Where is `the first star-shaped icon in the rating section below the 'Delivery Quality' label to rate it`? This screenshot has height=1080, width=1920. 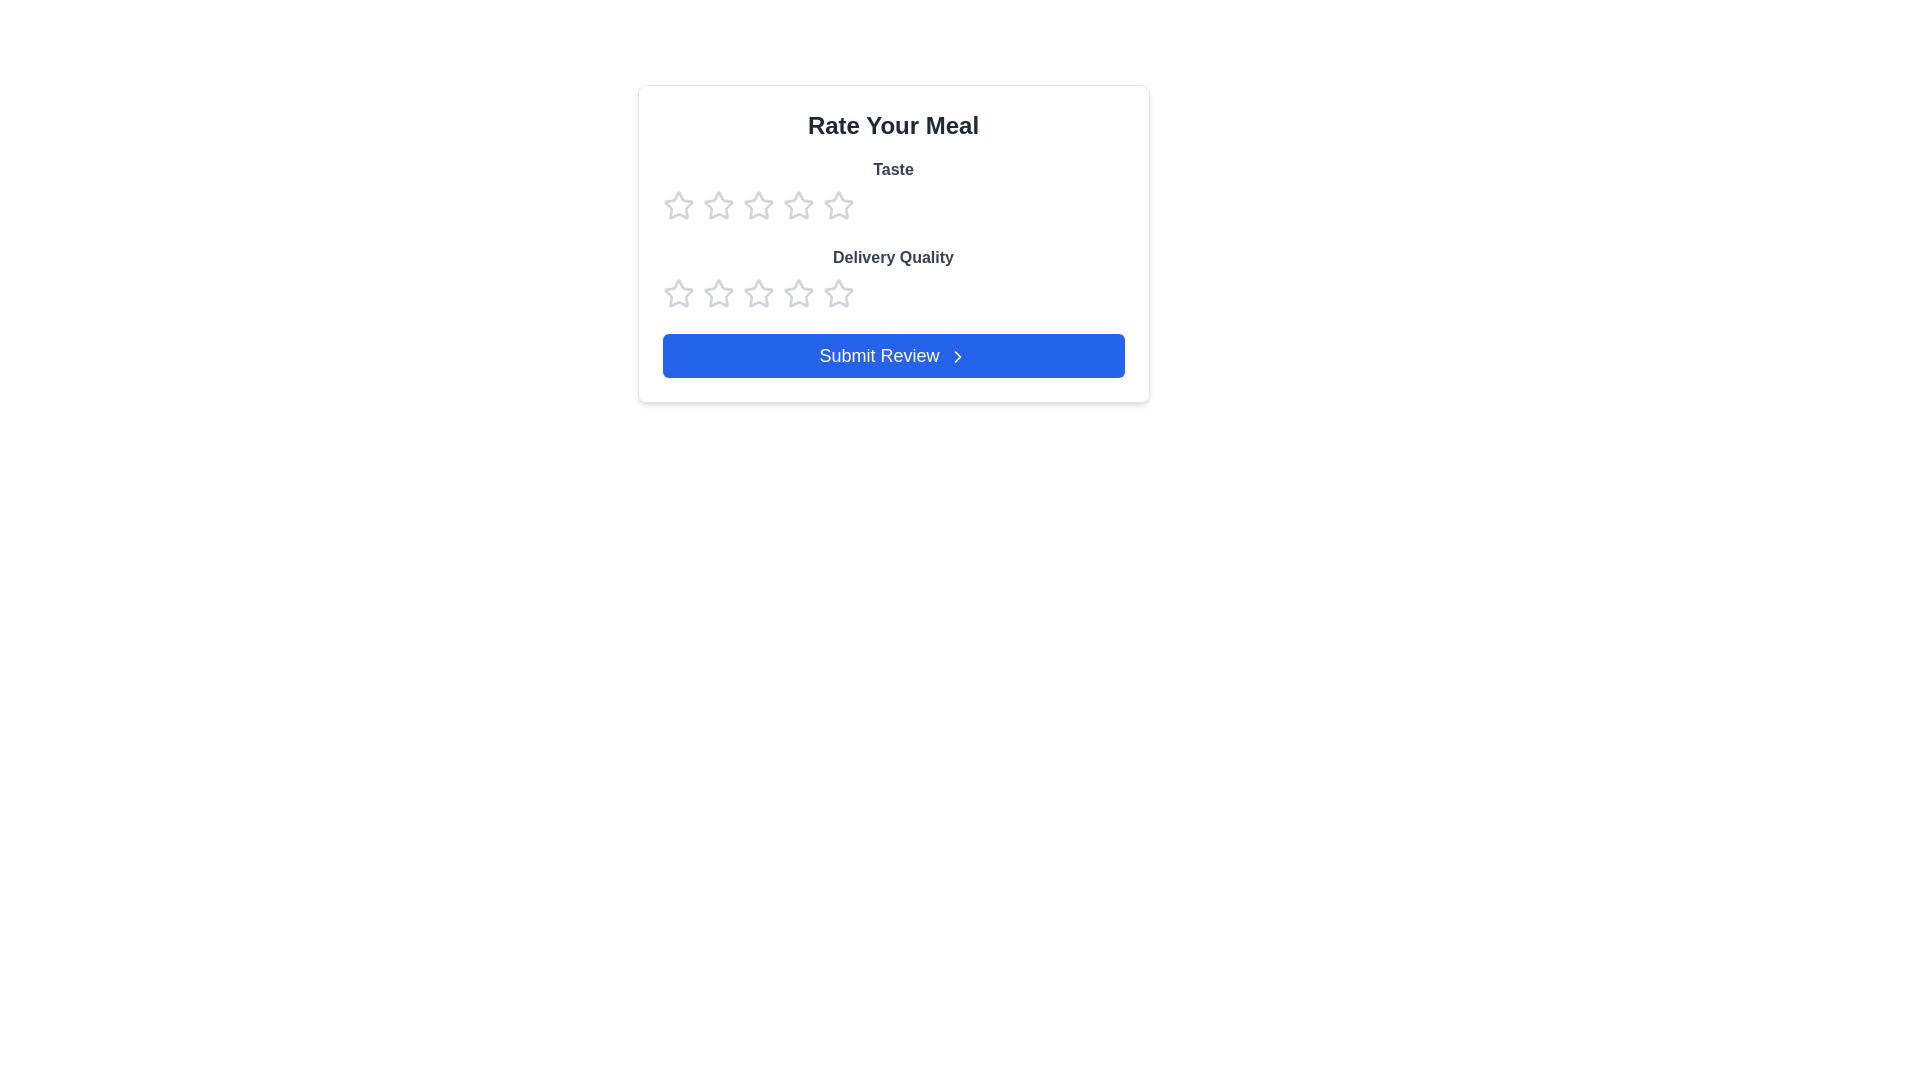
the first star-shaped icon in the rating section below the 'Delivery Quality' label to rate it is located at coordinates (678, 293).